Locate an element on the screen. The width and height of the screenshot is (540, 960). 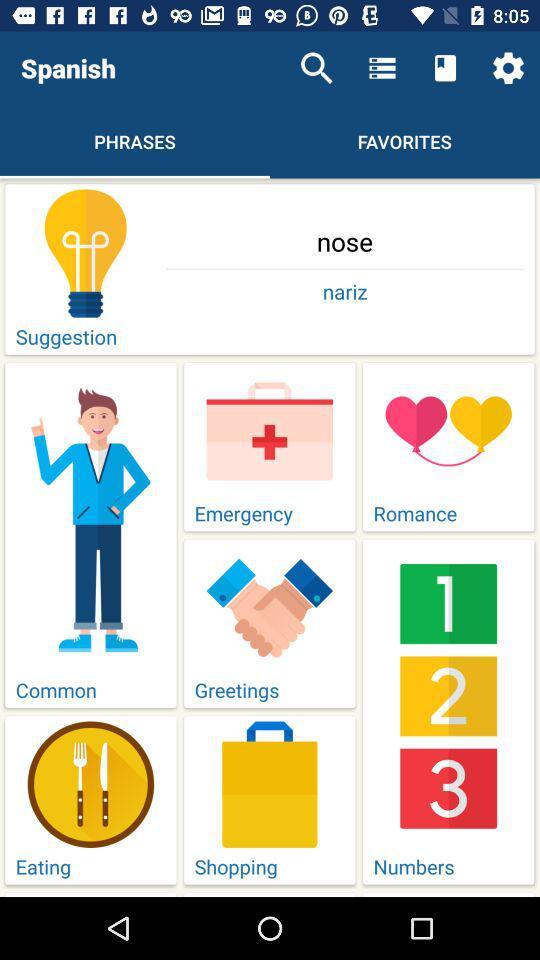
the icon above the favorites item is located at coordinates (445, 68).